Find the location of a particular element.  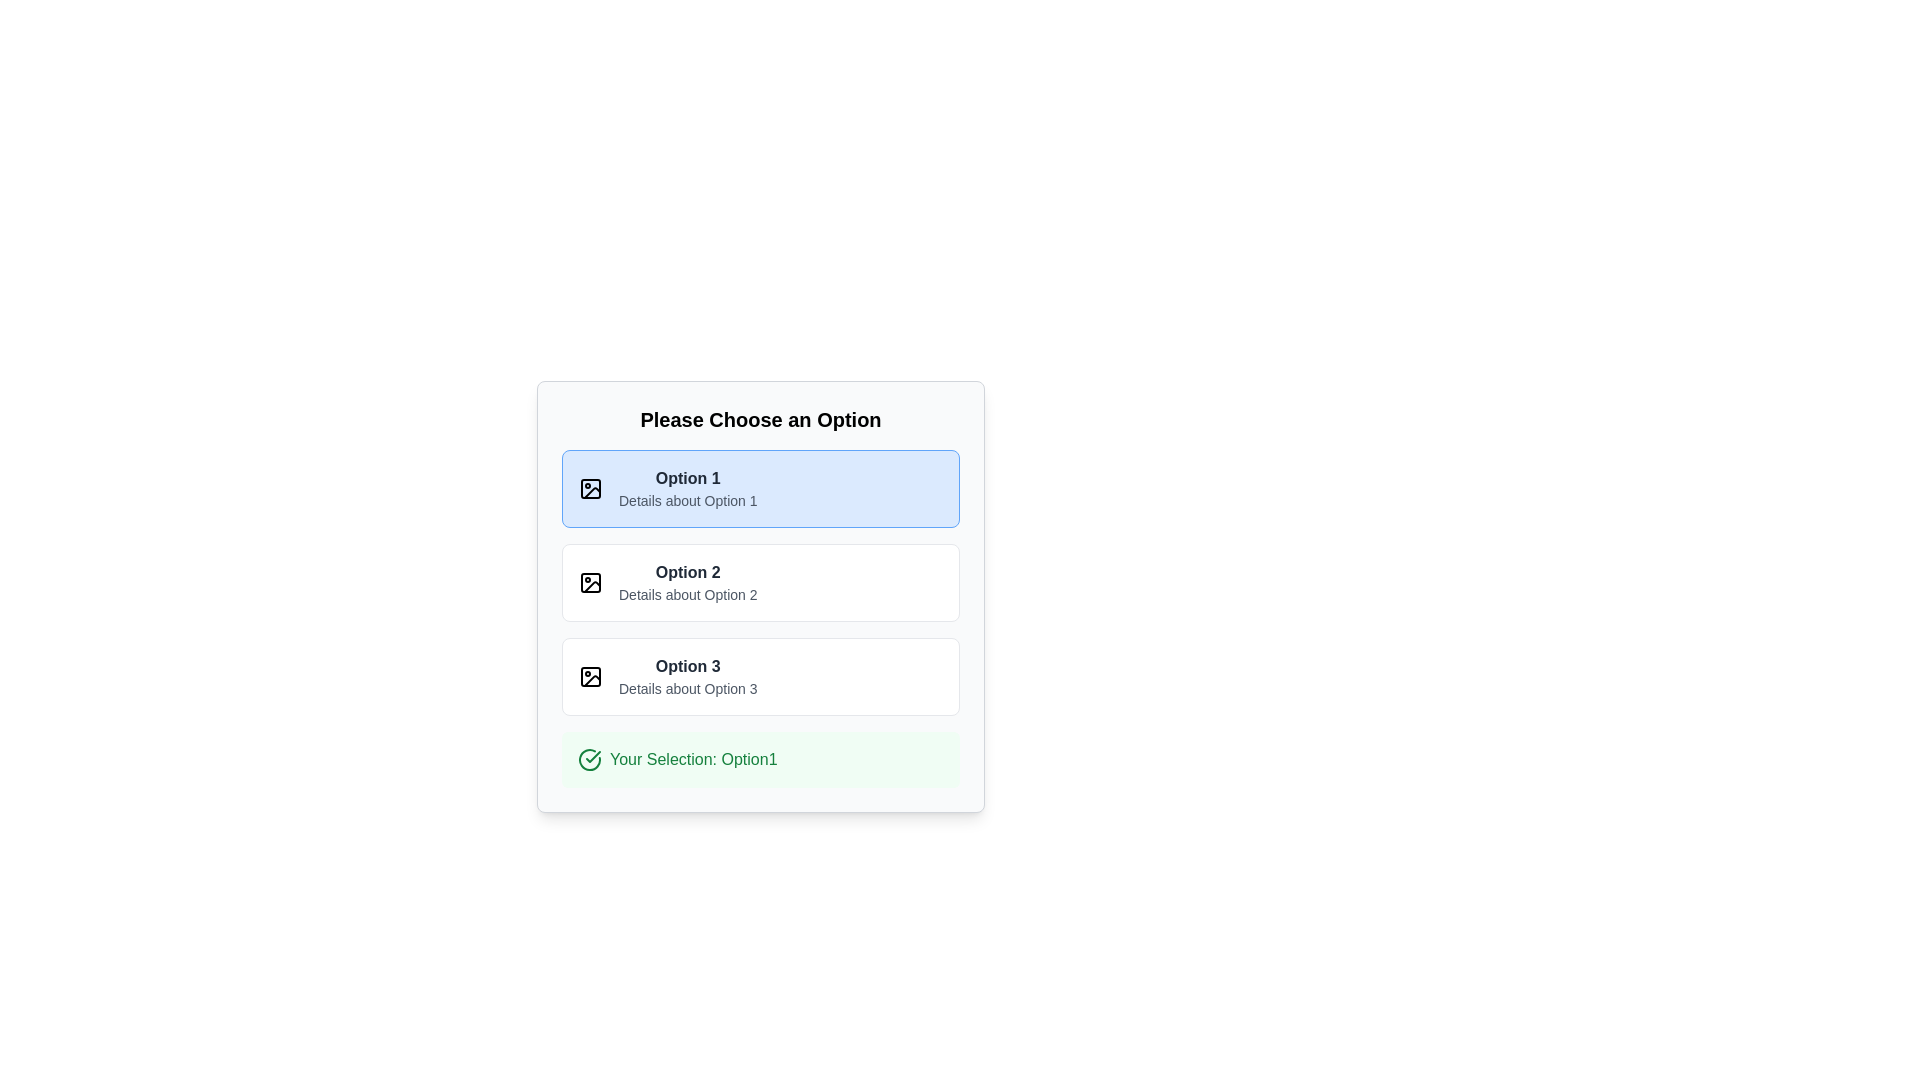

the selectable list item labeled 'Option 2' is located at coordinates (760, 582).